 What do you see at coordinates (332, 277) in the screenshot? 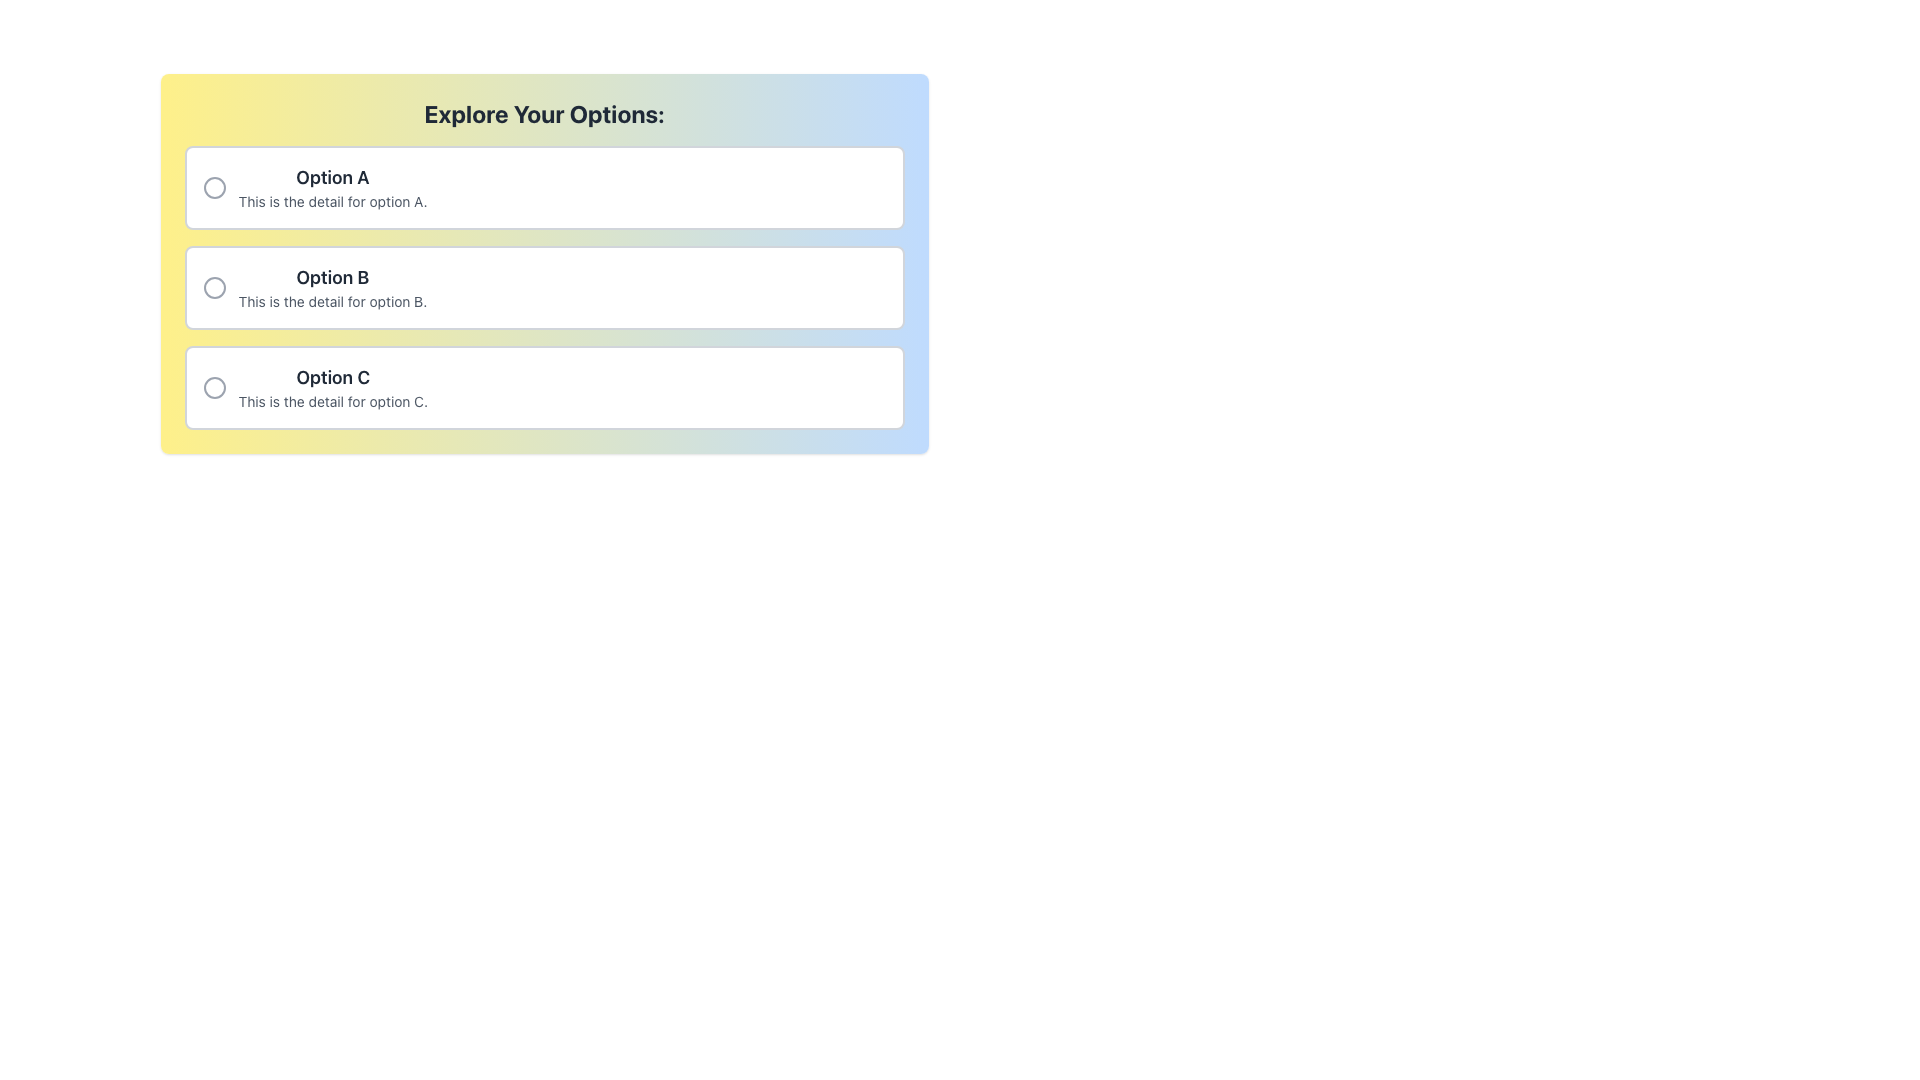
I see `the static text element that serves as a label for 'Option B', positioned centrally below 'Option A' and above 'Option C'` at bounding box center [332, 277].